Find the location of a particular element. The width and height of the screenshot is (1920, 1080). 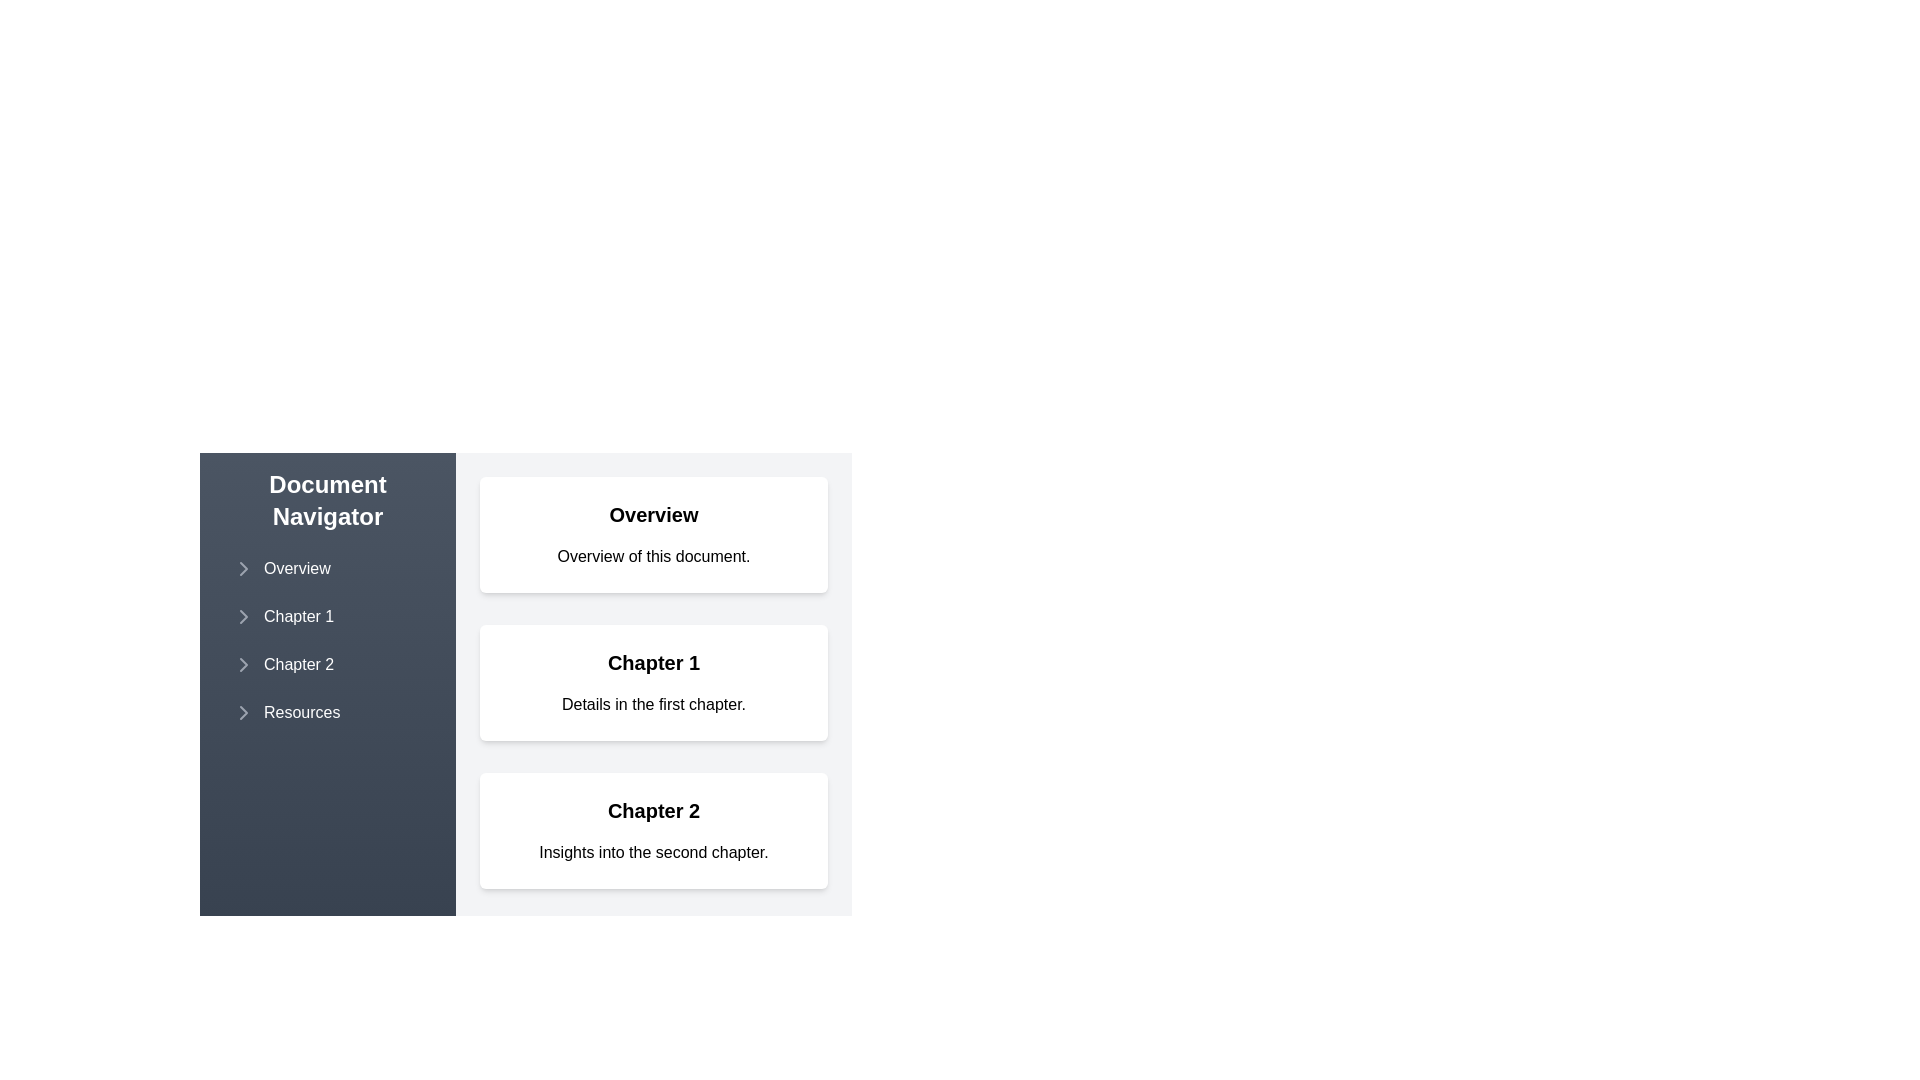

the chevron icon indicating expandability for the 'Chapter 1' menu item in the sidebar navigation menu is located at coordinates (243, 616).